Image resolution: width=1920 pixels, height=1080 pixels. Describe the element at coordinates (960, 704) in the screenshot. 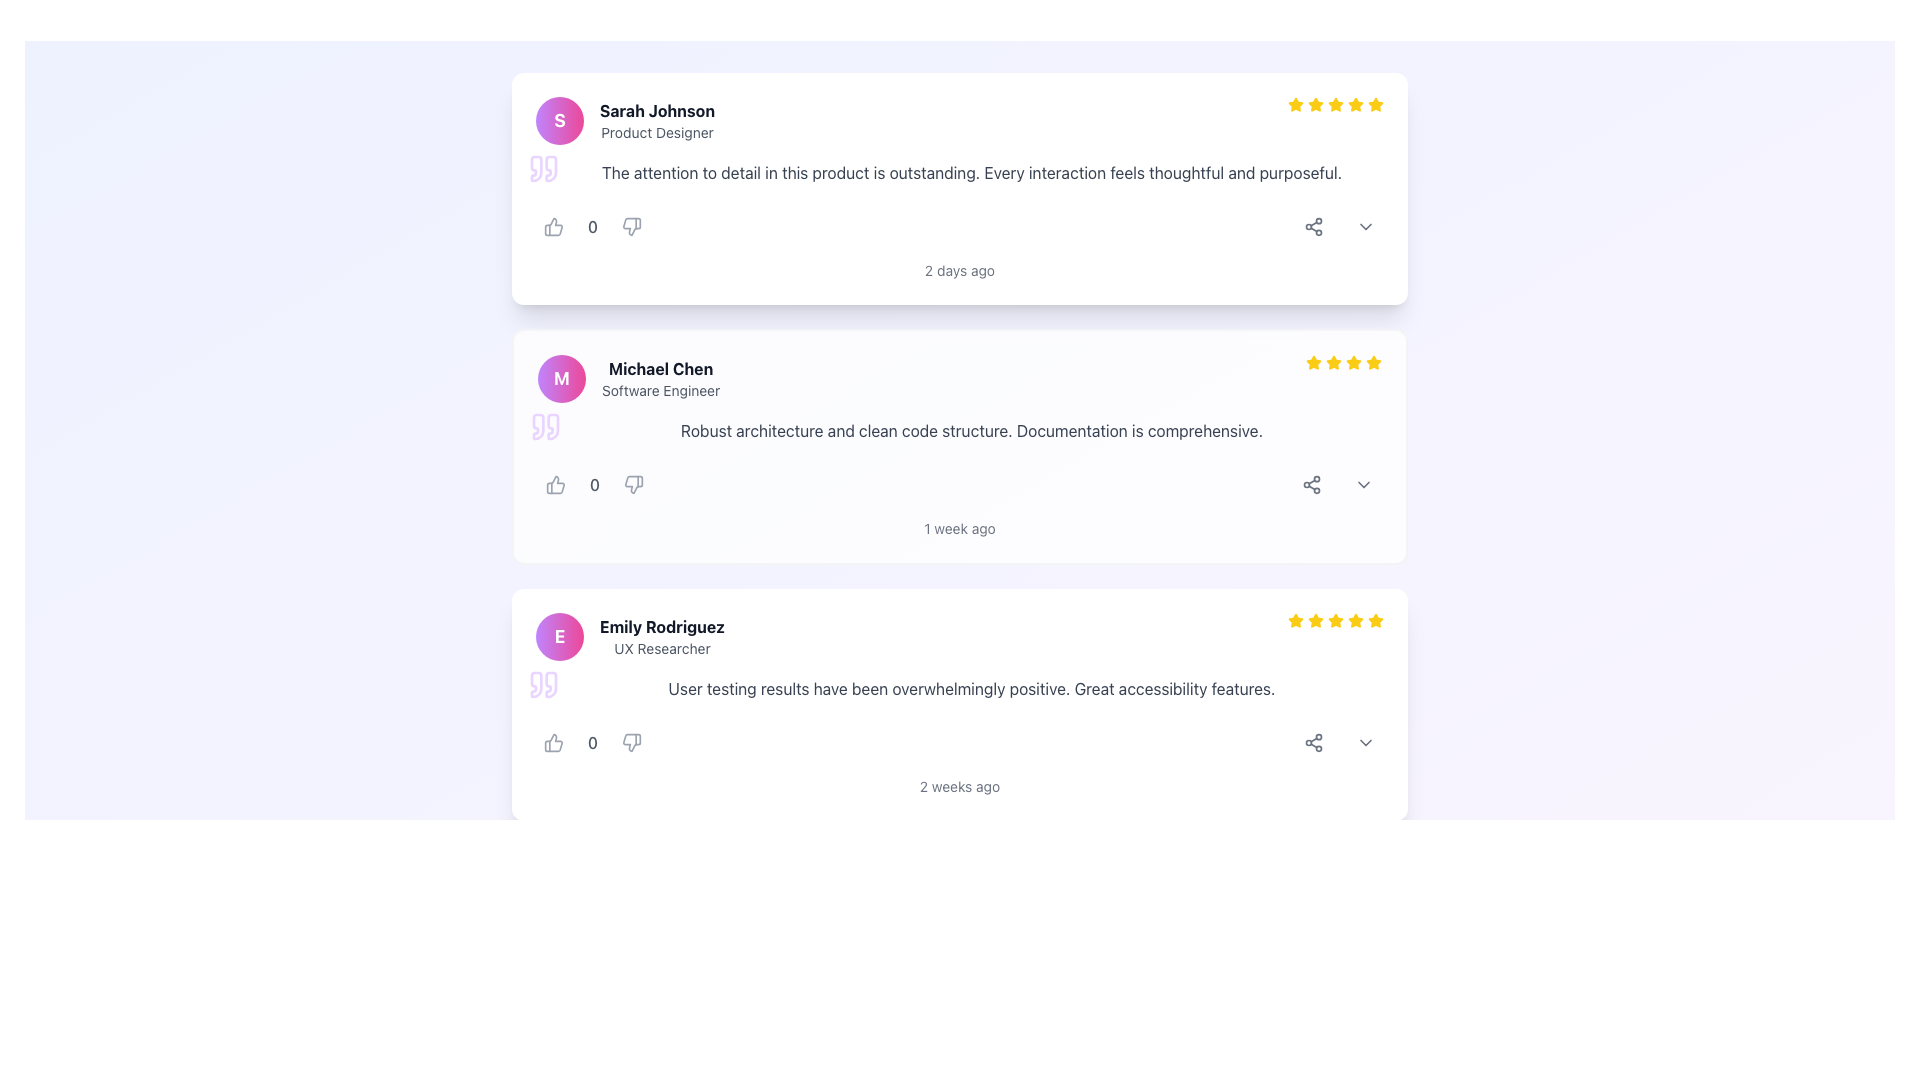

I see `the user testimonial card featuring Emily Rodriguez's feedback, which is the third card in a vertical list of testimonials` at that location.